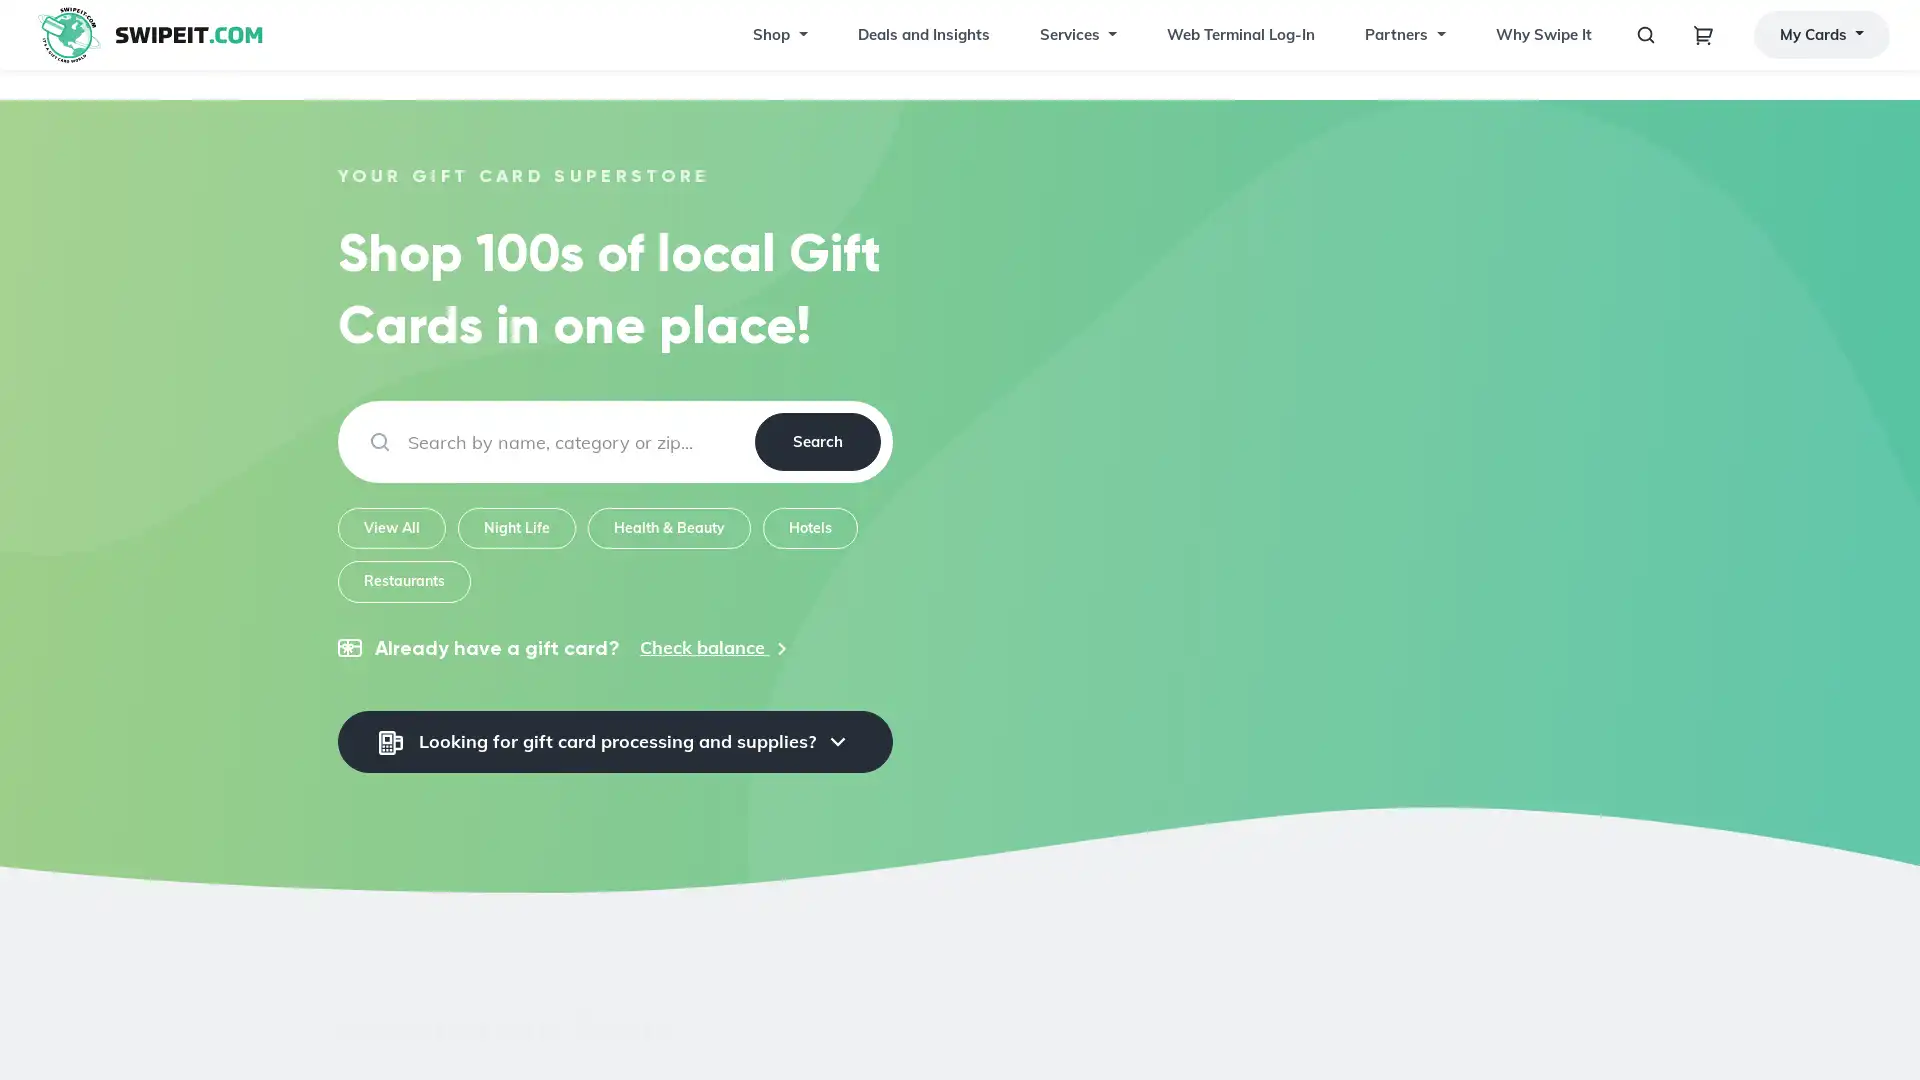 The height and width of the screenshot is (1080, 1920). I want to click on Looking for gift card processing and supplies?, so click(613, 741).